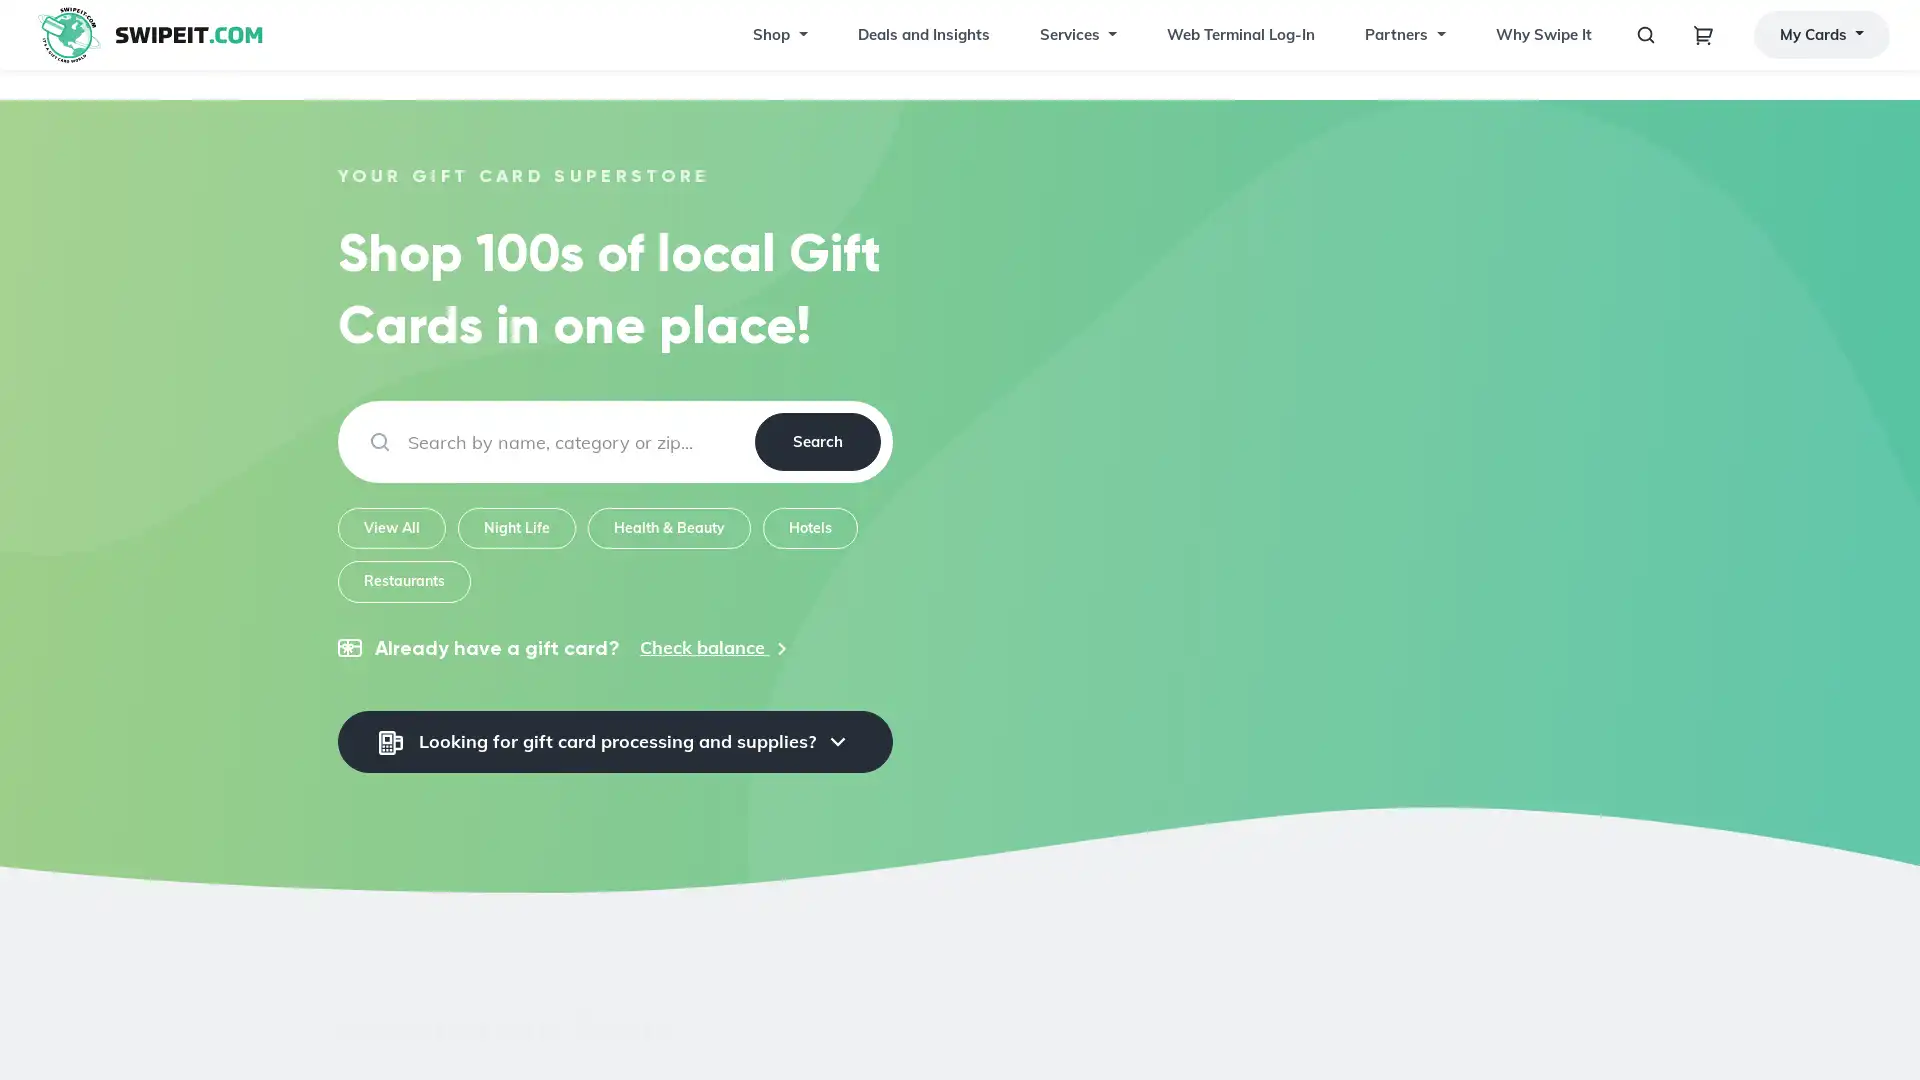 The height and width of the screenshot is (1080, 1920). I want to click on Looking for gift card processing and supplies?, so click(613, 741).